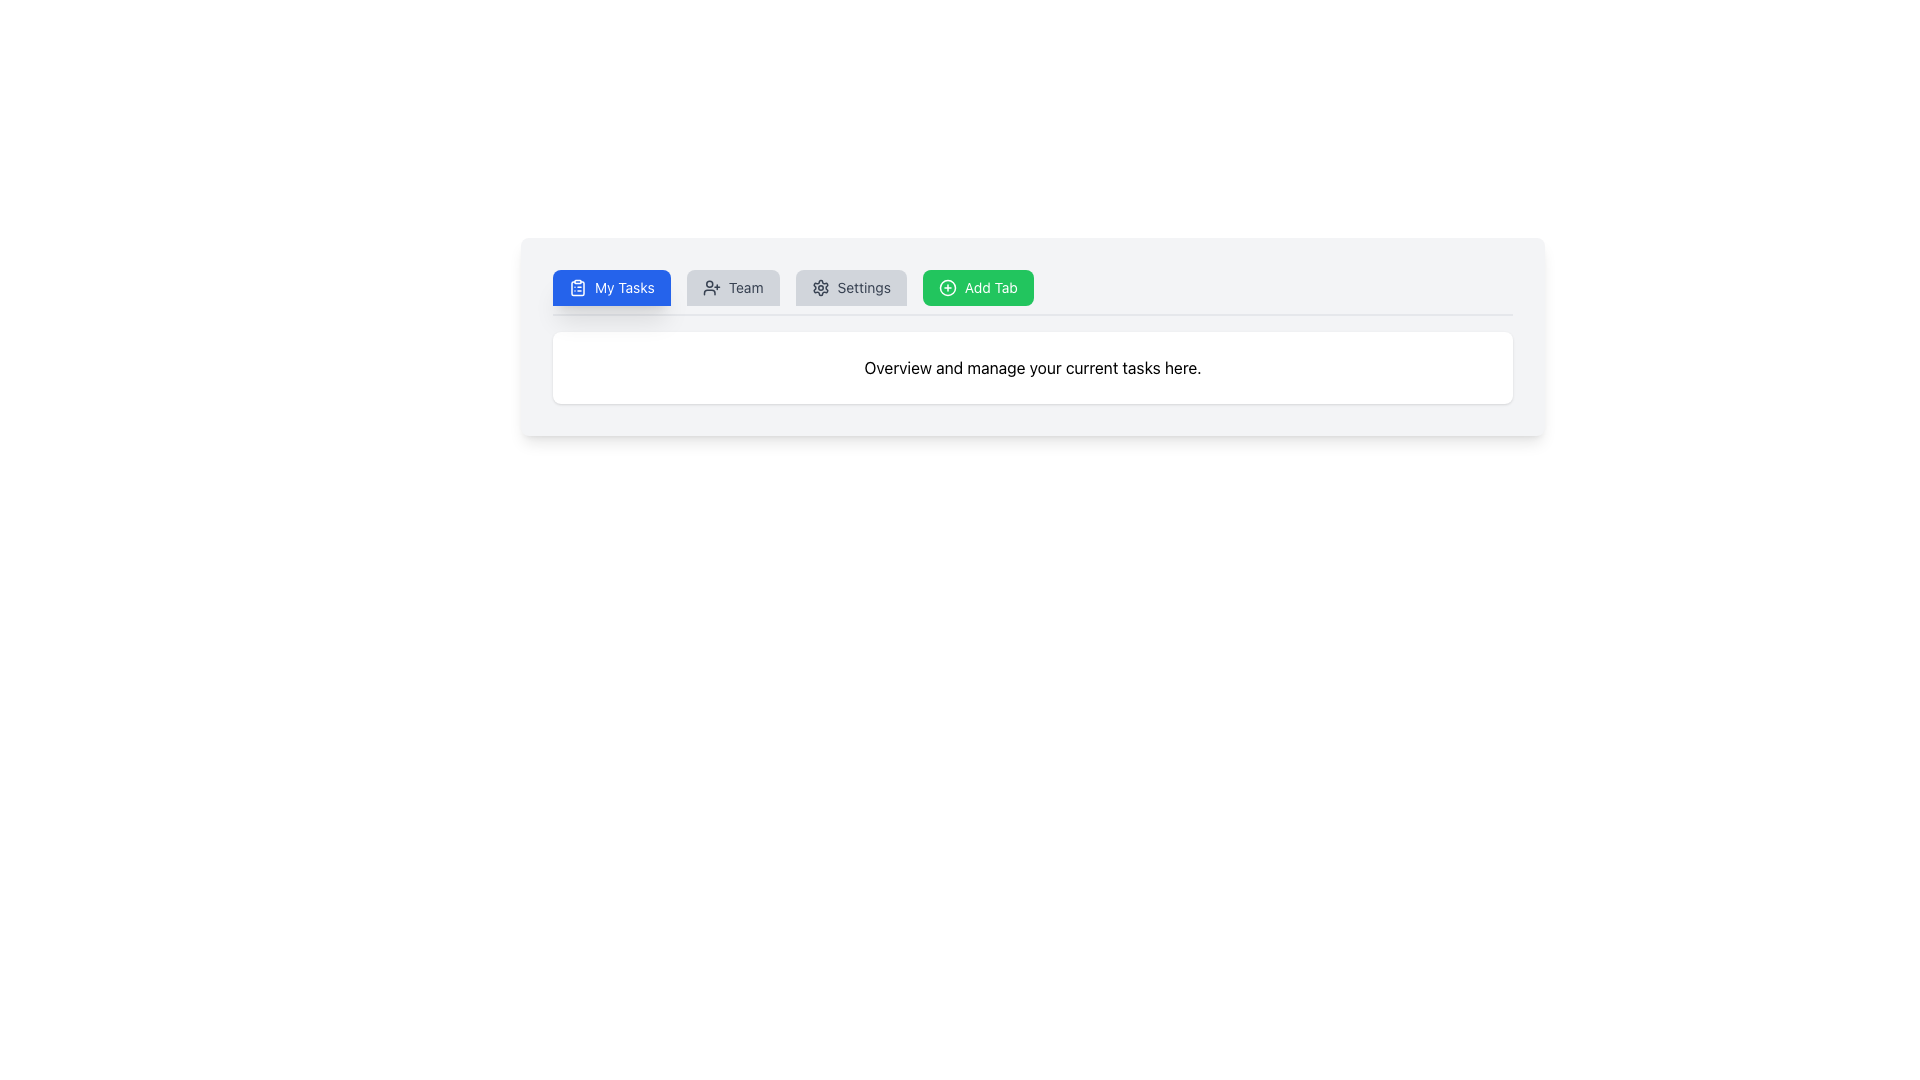 This screenshot has width=1920, height=1080. Describe the element at coordinates (745, 288) in the screenshot. I see `the 'Team' text label, which is styled with a gray color palette and is part of the top navigation bar, positioned to the right of a user icon` at that location.